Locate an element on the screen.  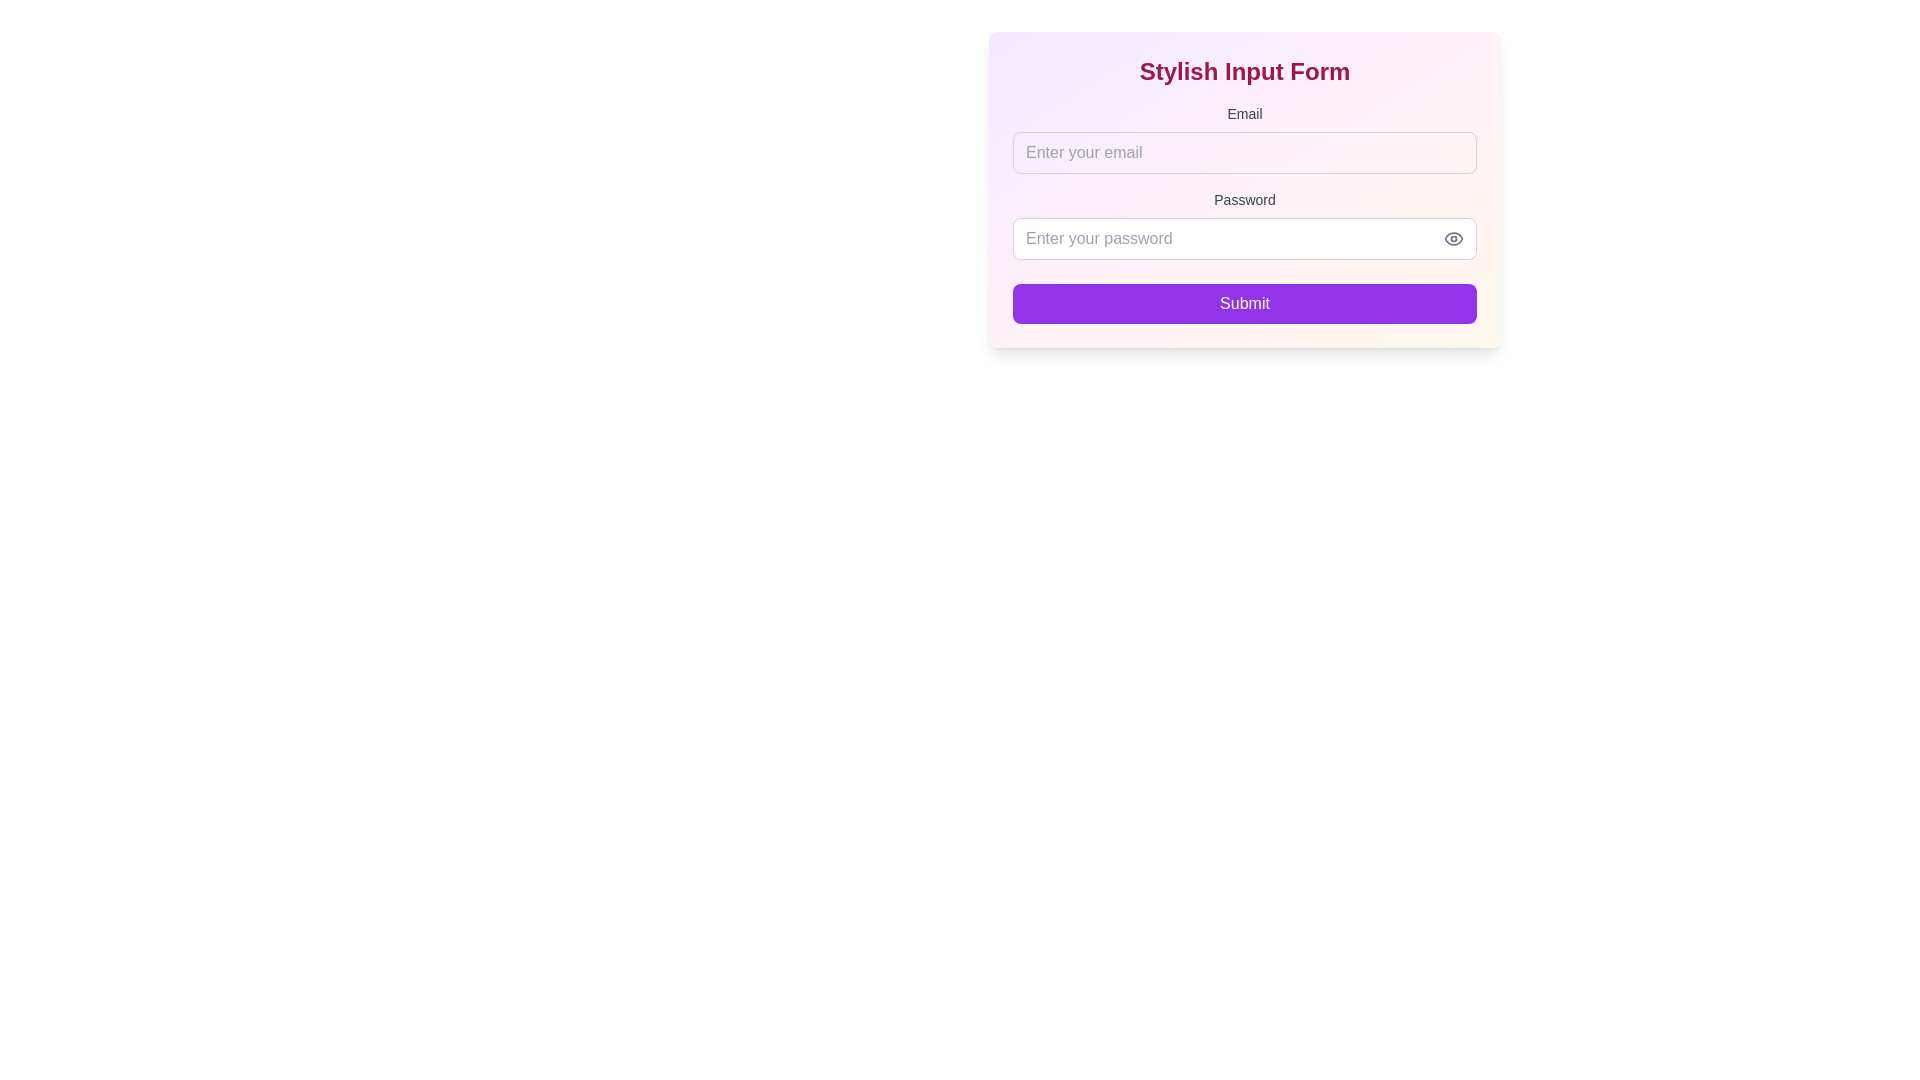
the password input field located below the email input section and above the submit button is located at coordinates (1243, 224).